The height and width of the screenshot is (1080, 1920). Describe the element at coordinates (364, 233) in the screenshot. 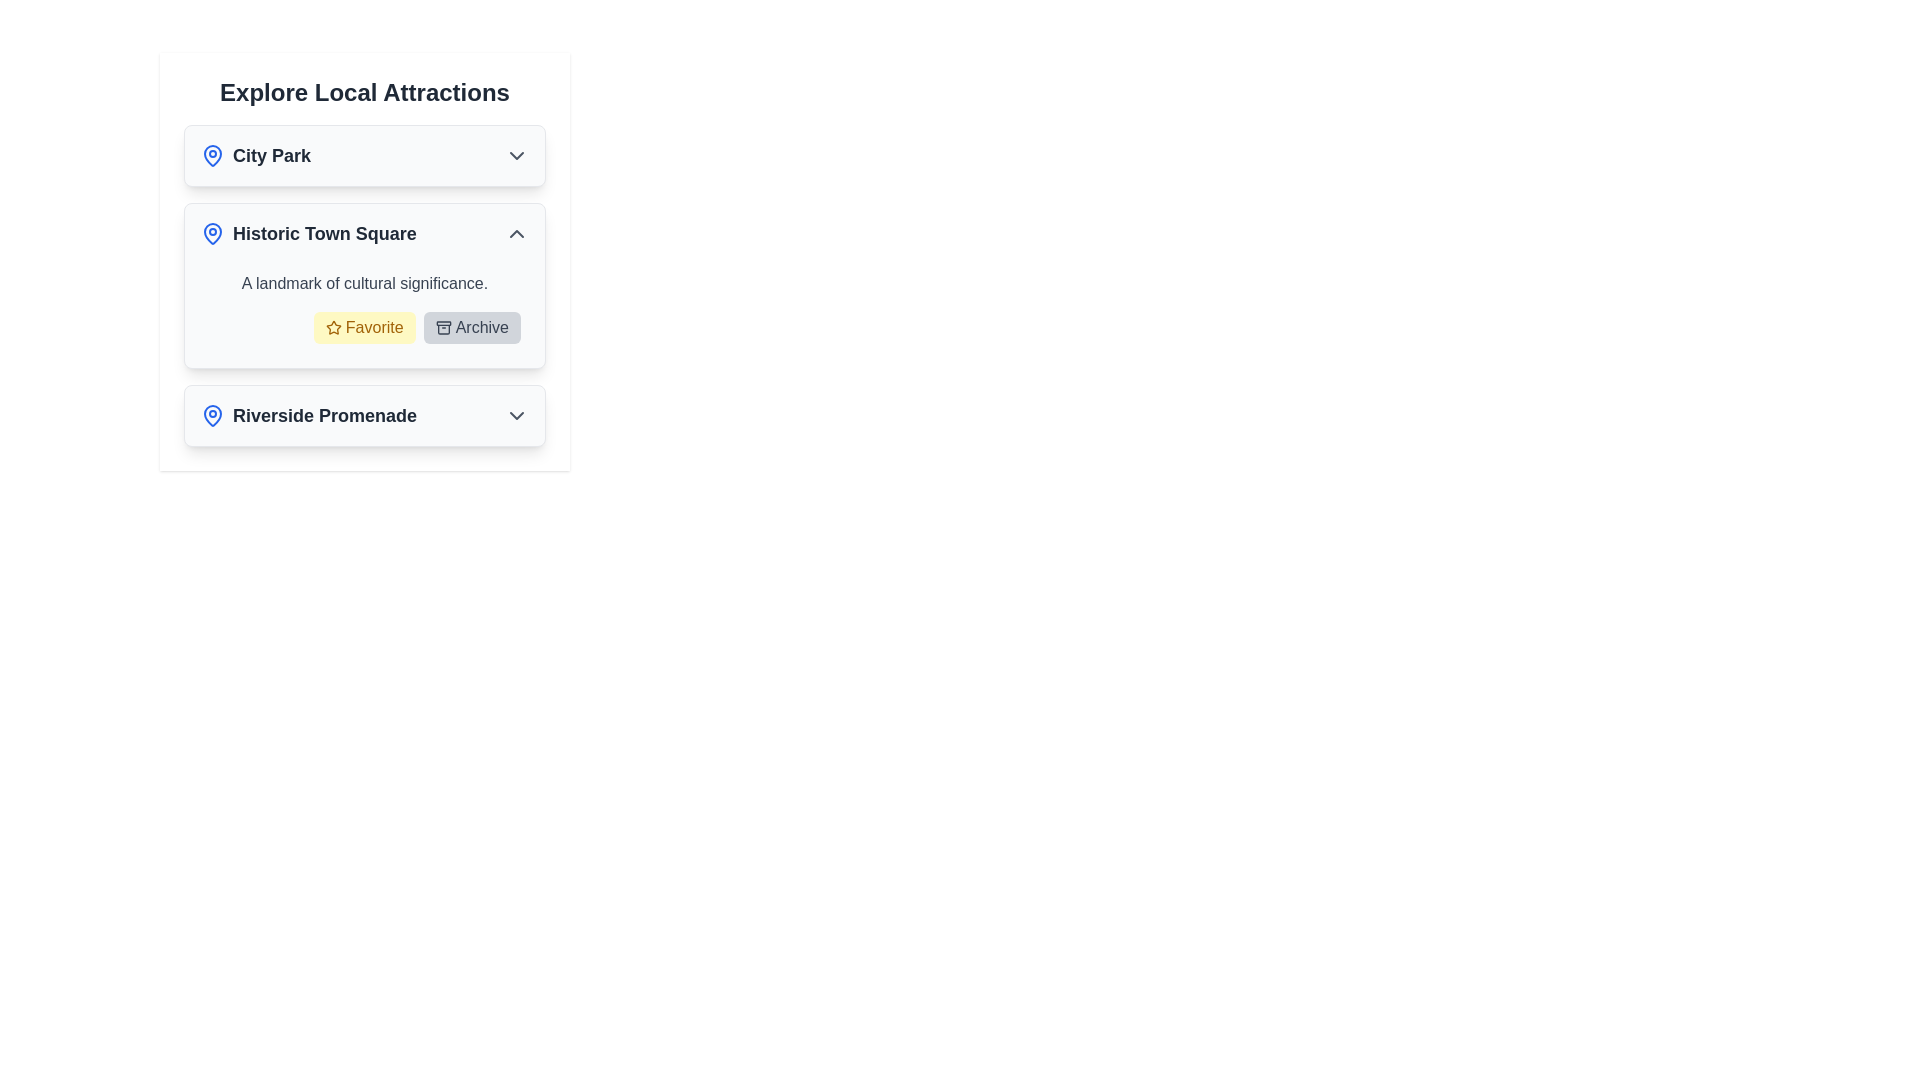

I see `the second interactive list item labeled 'Historic Town Square'` at that location.